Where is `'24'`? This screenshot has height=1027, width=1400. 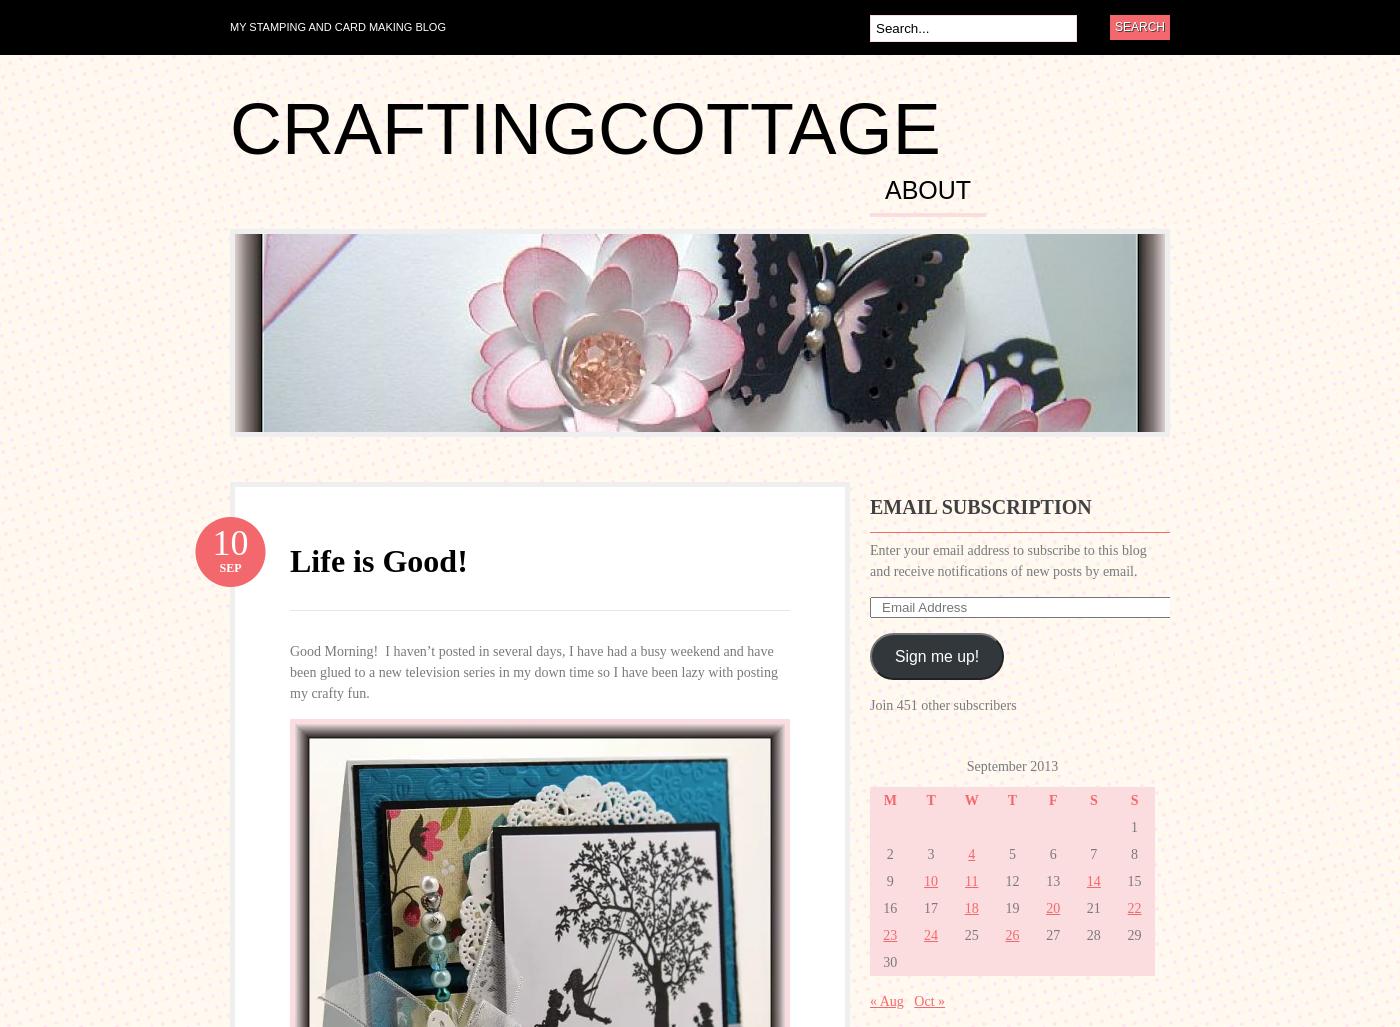
'24' is located at coordinates (924, 935).